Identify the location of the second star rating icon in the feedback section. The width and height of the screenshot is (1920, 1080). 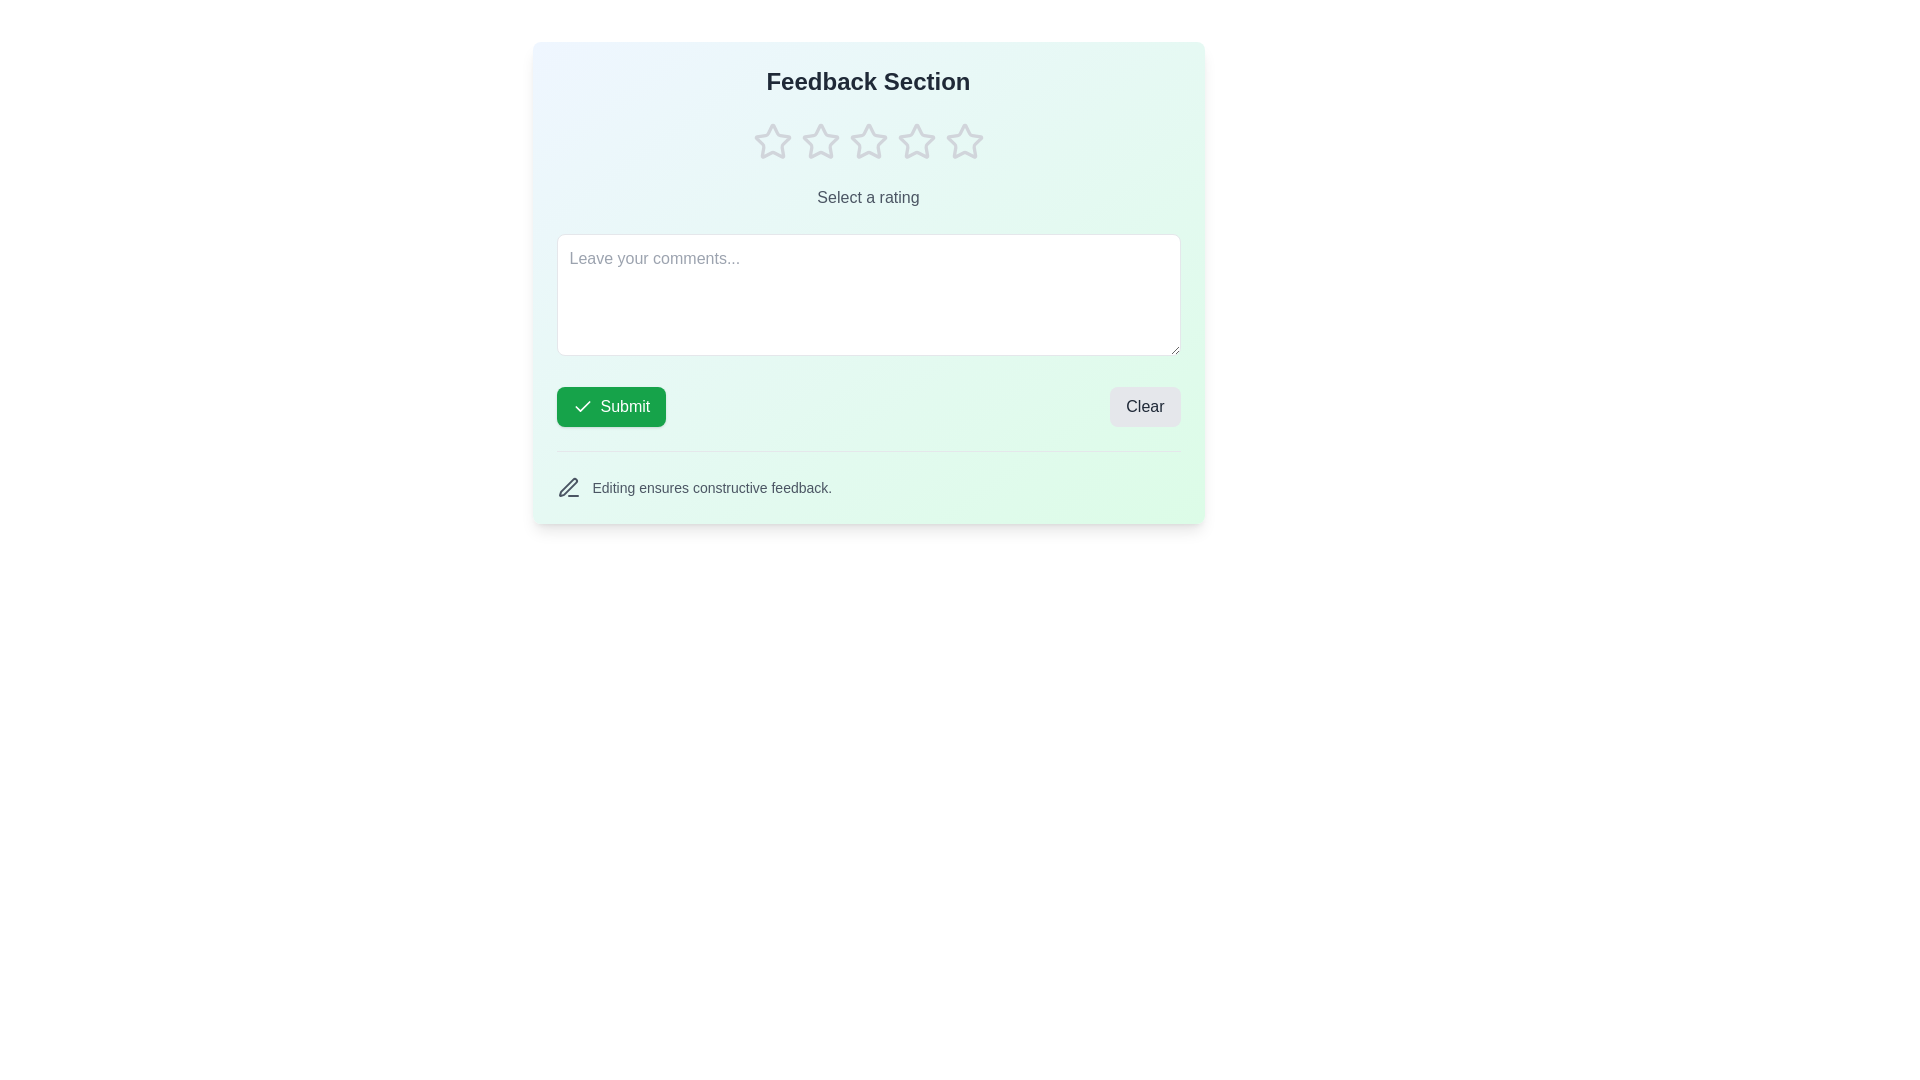
(820, 140).